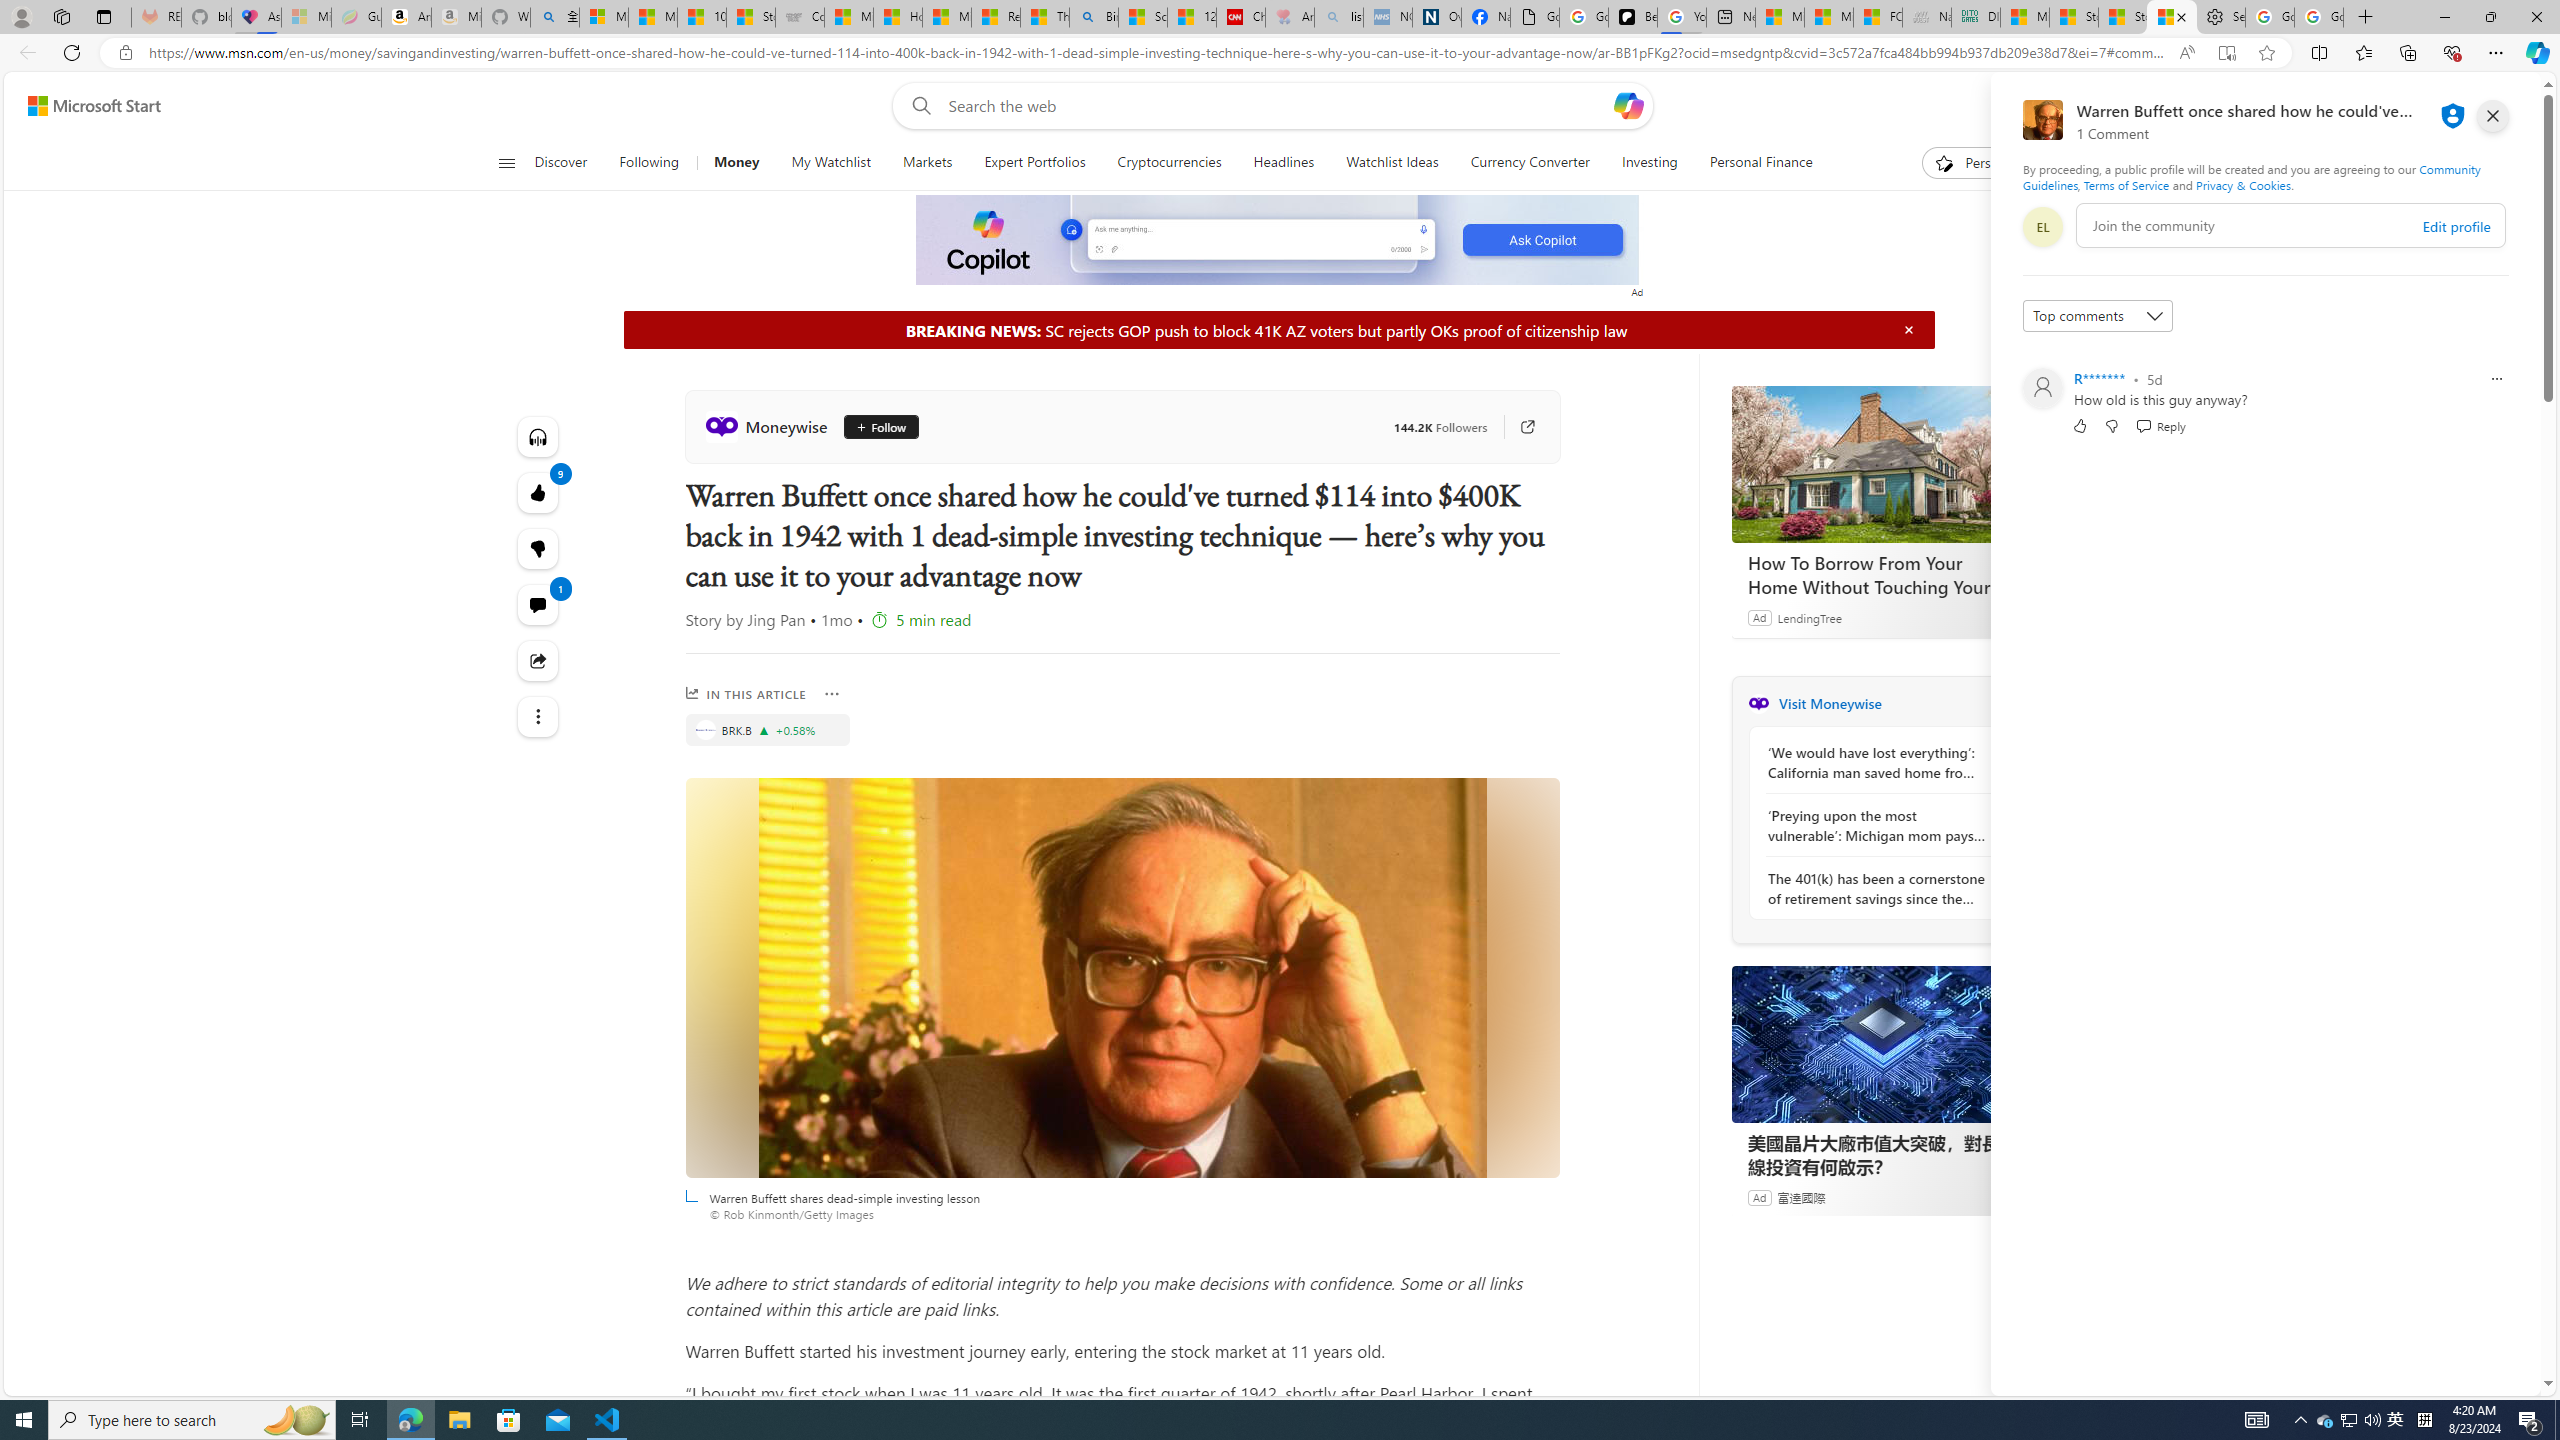  I want to click on 'More Options', so click(832, 693).